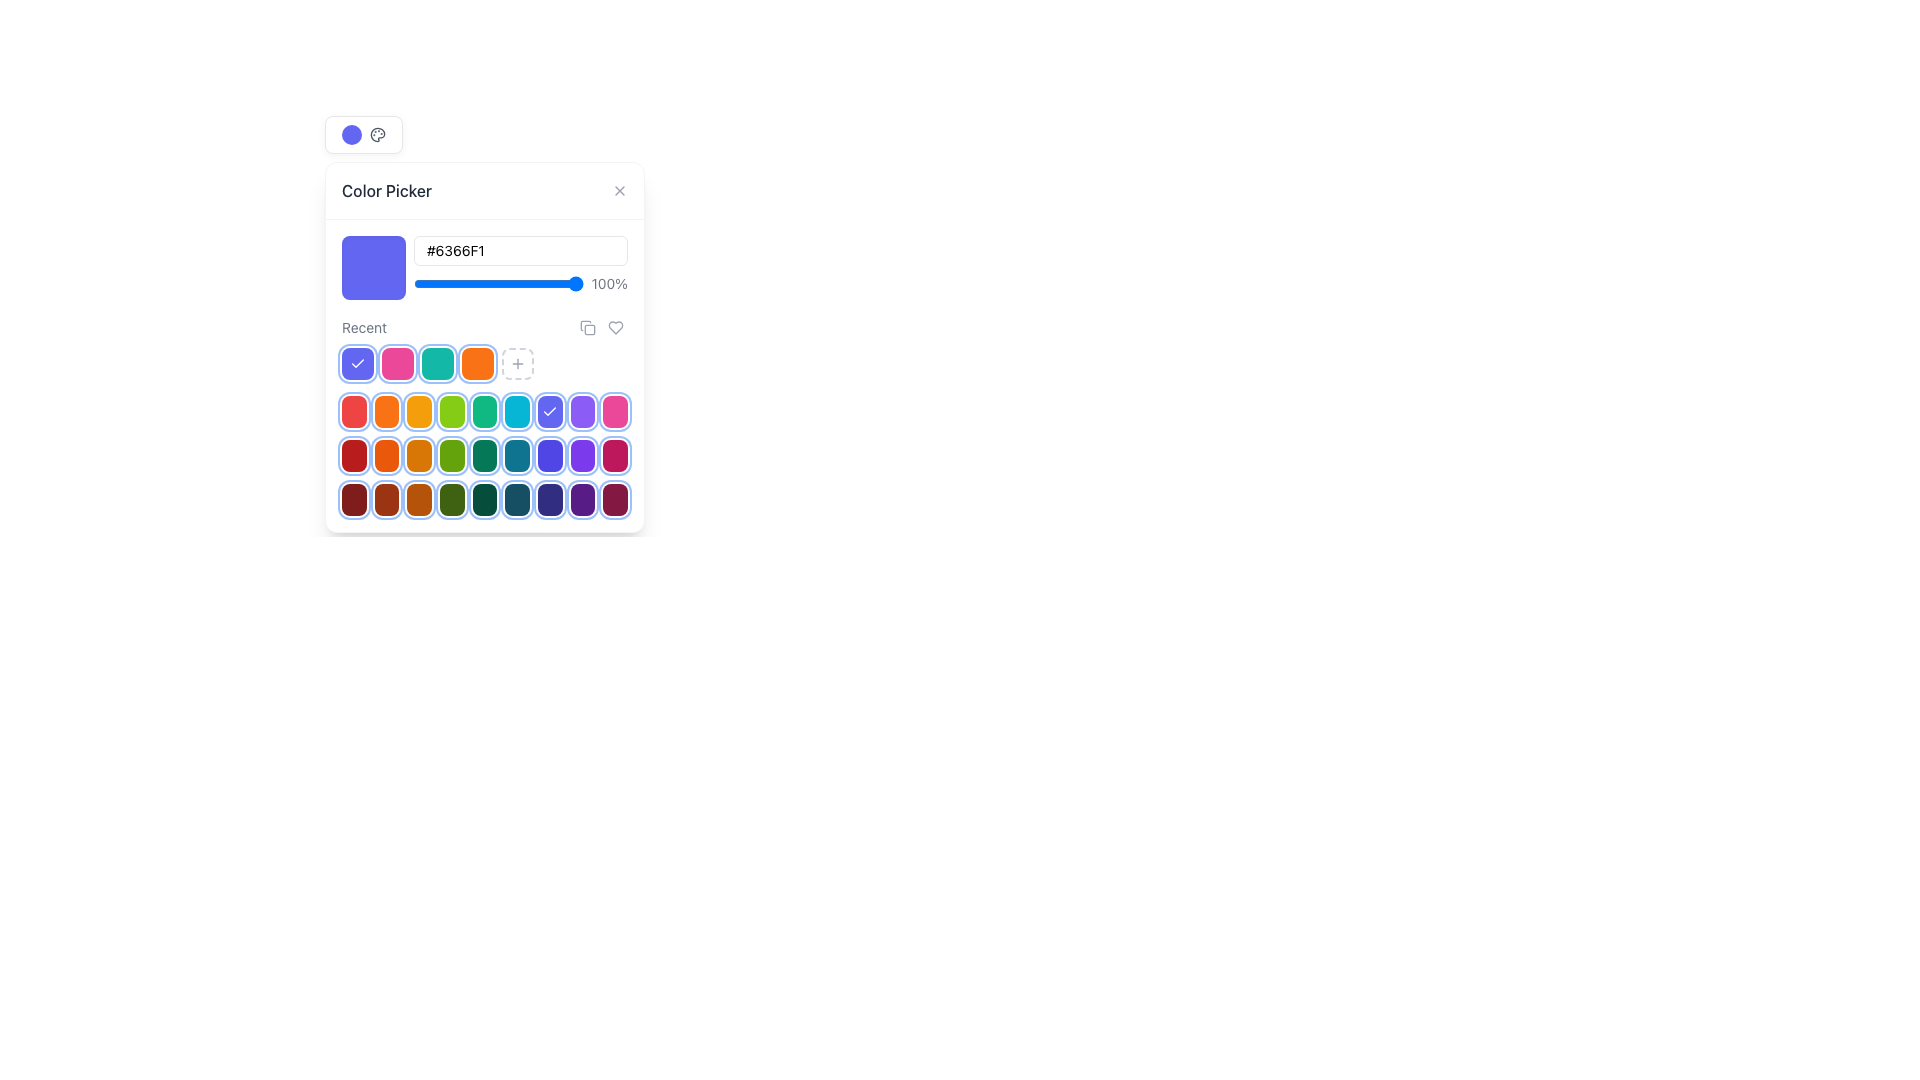 The height and width of the screenshot is (1080, 1920). I want to click on the slider, so click(559, 284).